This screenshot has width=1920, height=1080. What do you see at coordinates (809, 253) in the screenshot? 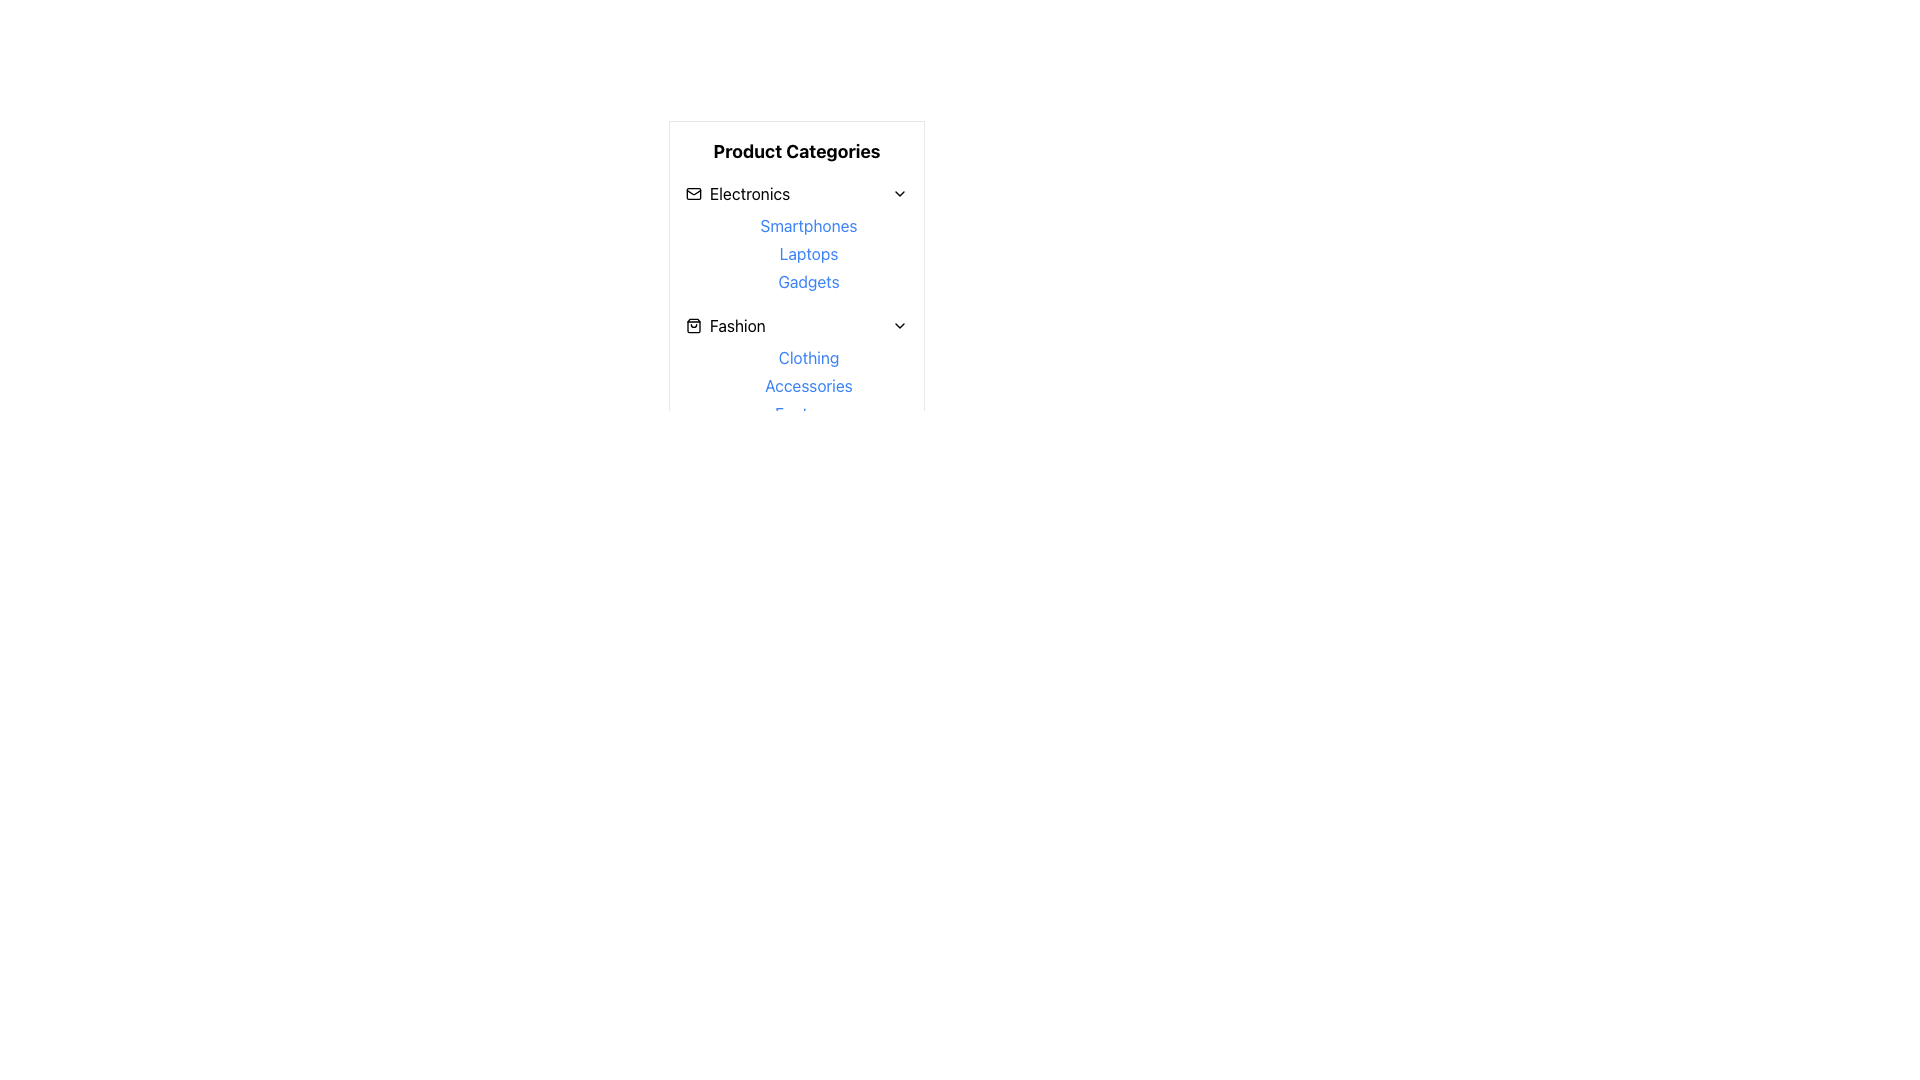
I see `the 'Laptops' text link in the 'Product Categories' section` at bounding box center [809, 253].